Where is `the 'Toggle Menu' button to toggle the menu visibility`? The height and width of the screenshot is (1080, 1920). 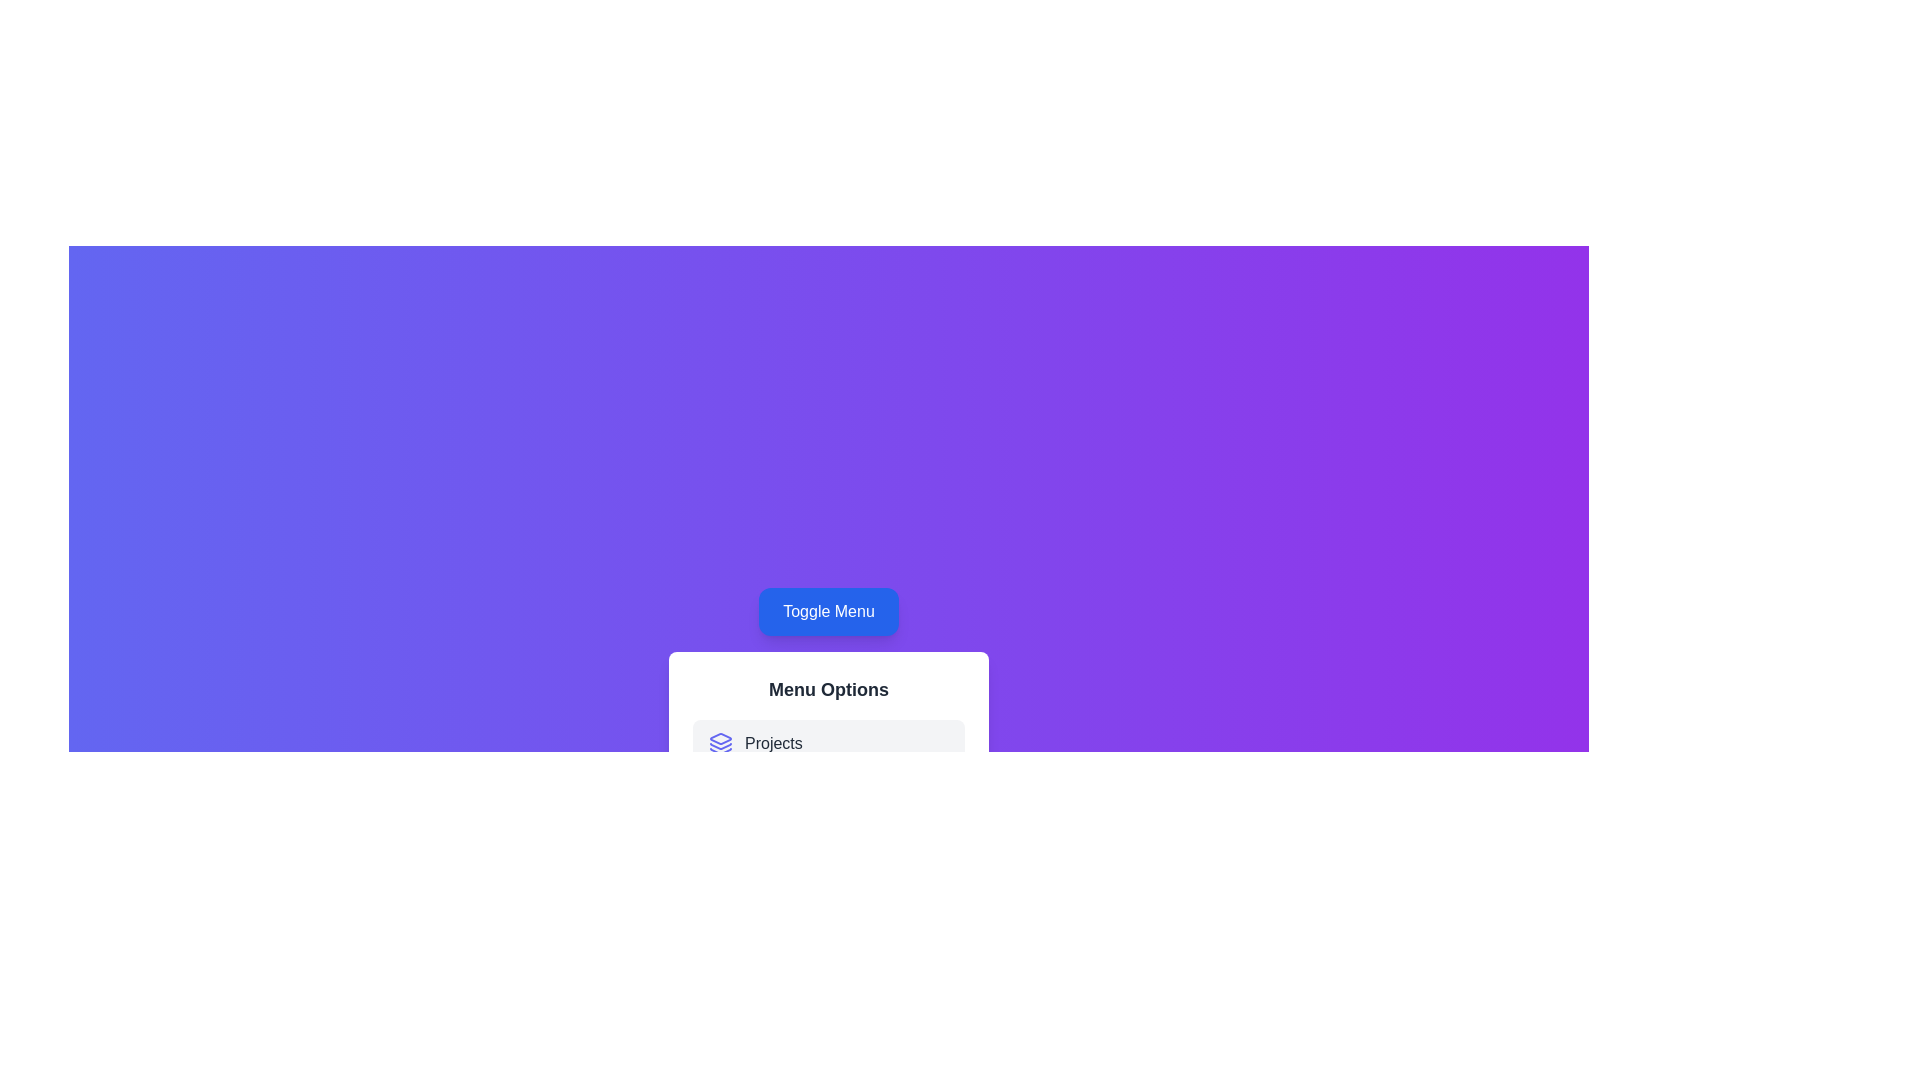
the 'Toggle Menu' button to toggle the menu visibility is located at coordinates (829, 611).